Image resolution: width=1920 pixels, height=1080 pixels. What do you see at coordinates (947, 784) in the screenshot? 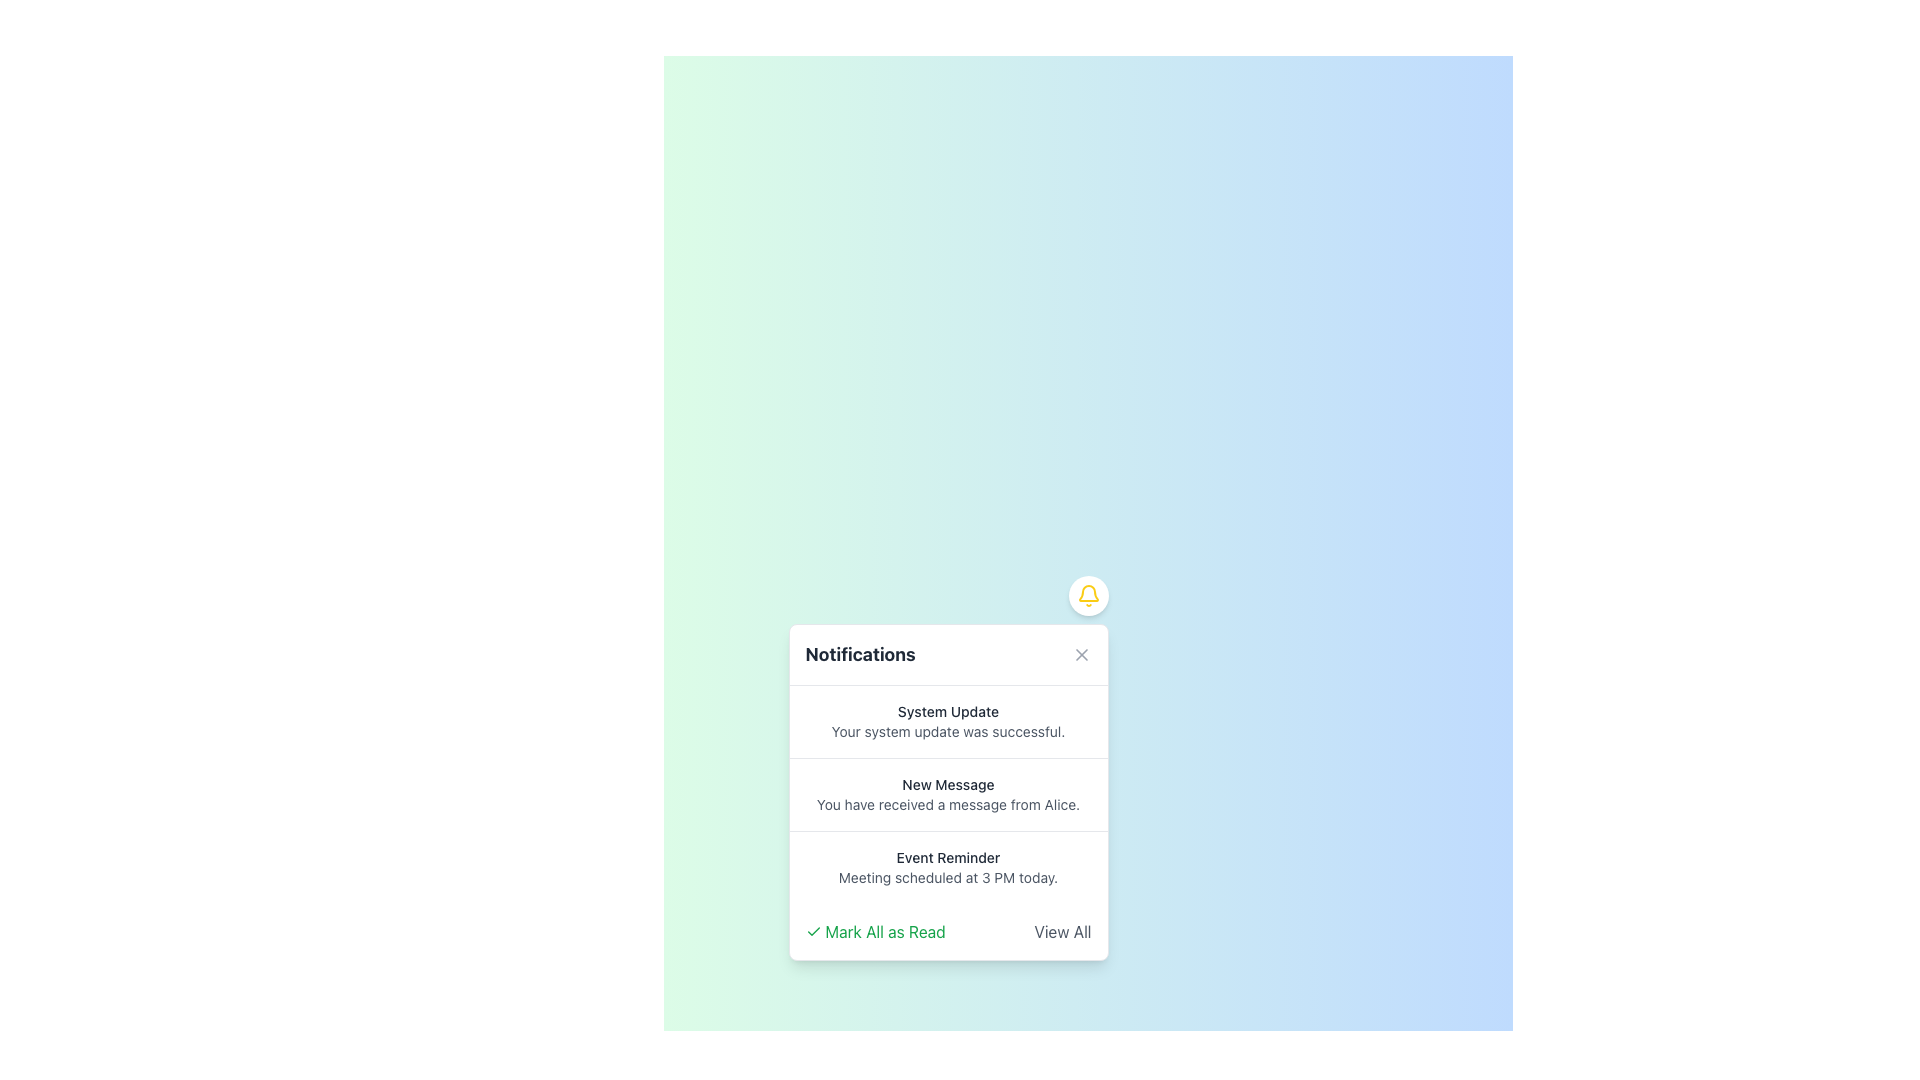
I see `the 'New Message' text label located centrally within the notification card to access related content` at bounding box center [947, 784].